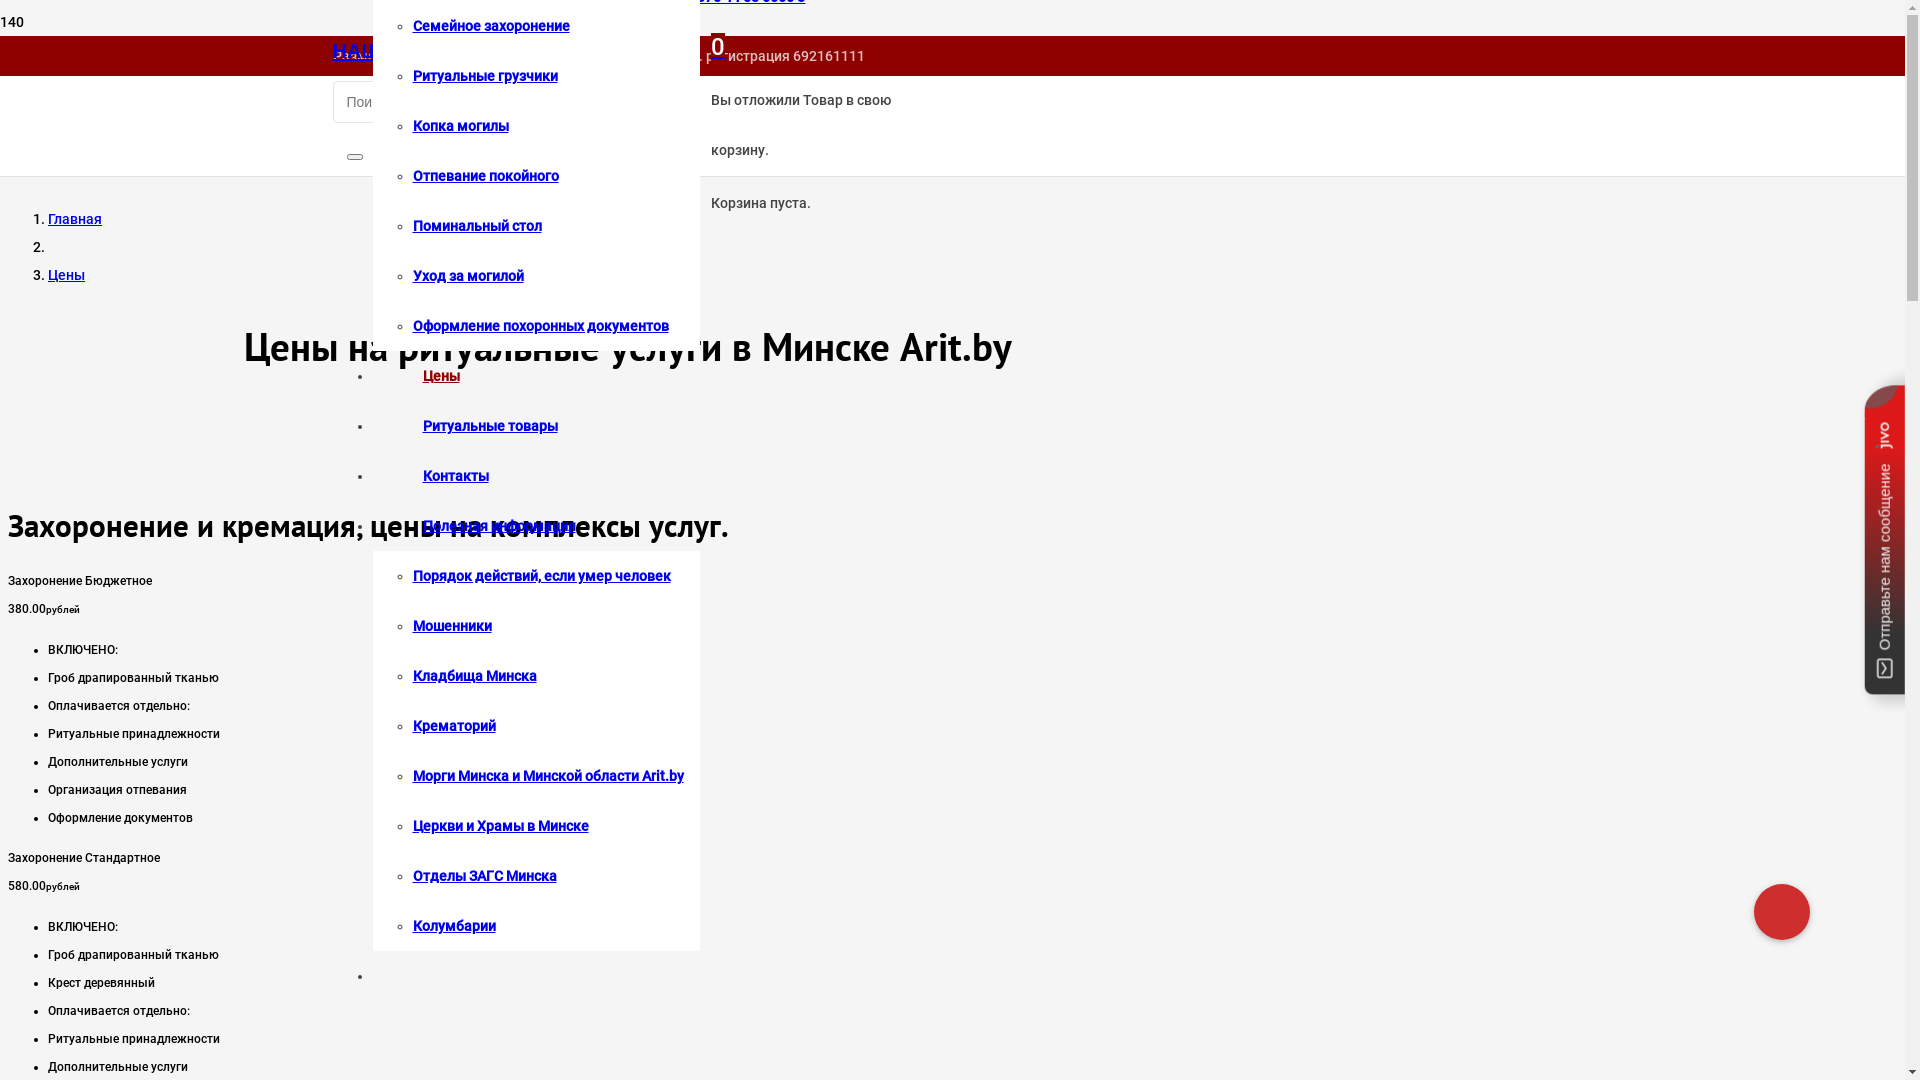 The image size is (1920, 1080). Describe the element at coordinates (718, 45) in the screenshot. I see `'0'` at that location.